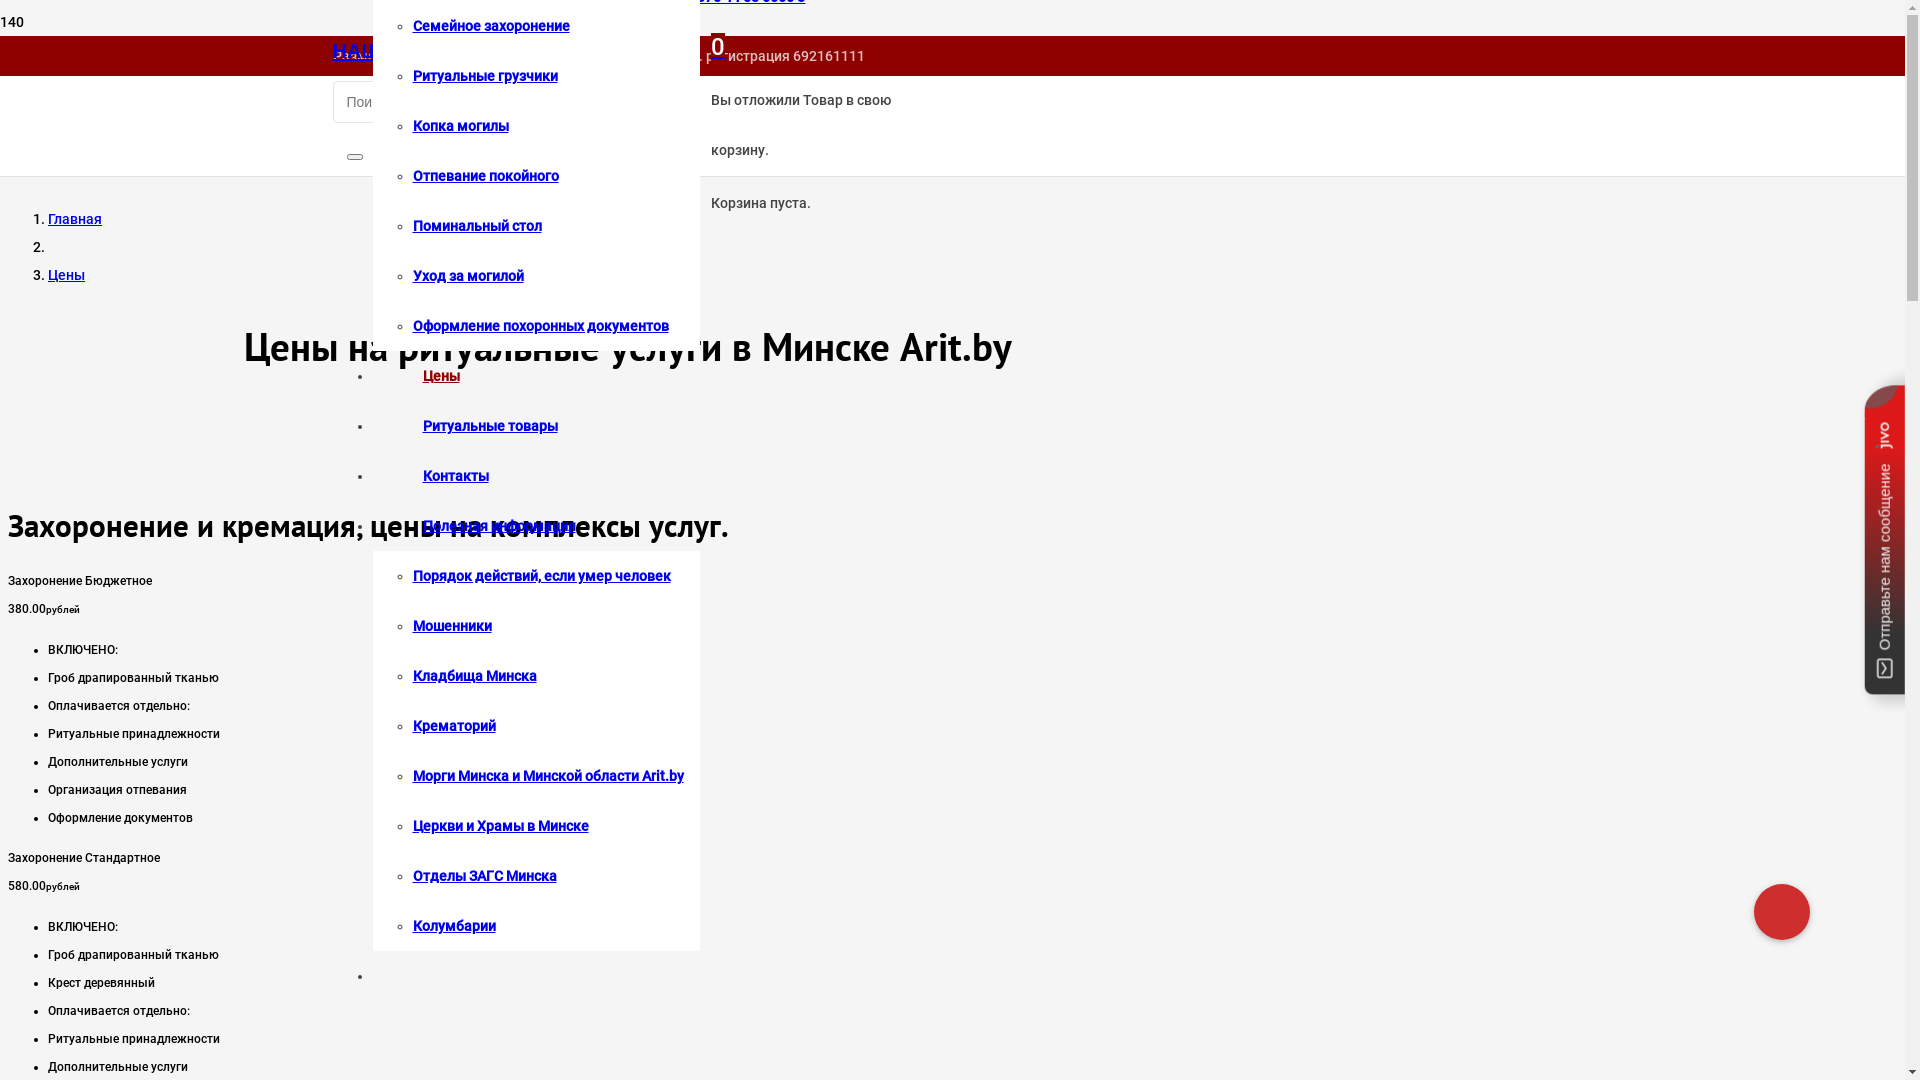 The image size is (1920, 1080). Describe the element at coordinates (718, 45) in the screenshot. I see `'0'` at that location.